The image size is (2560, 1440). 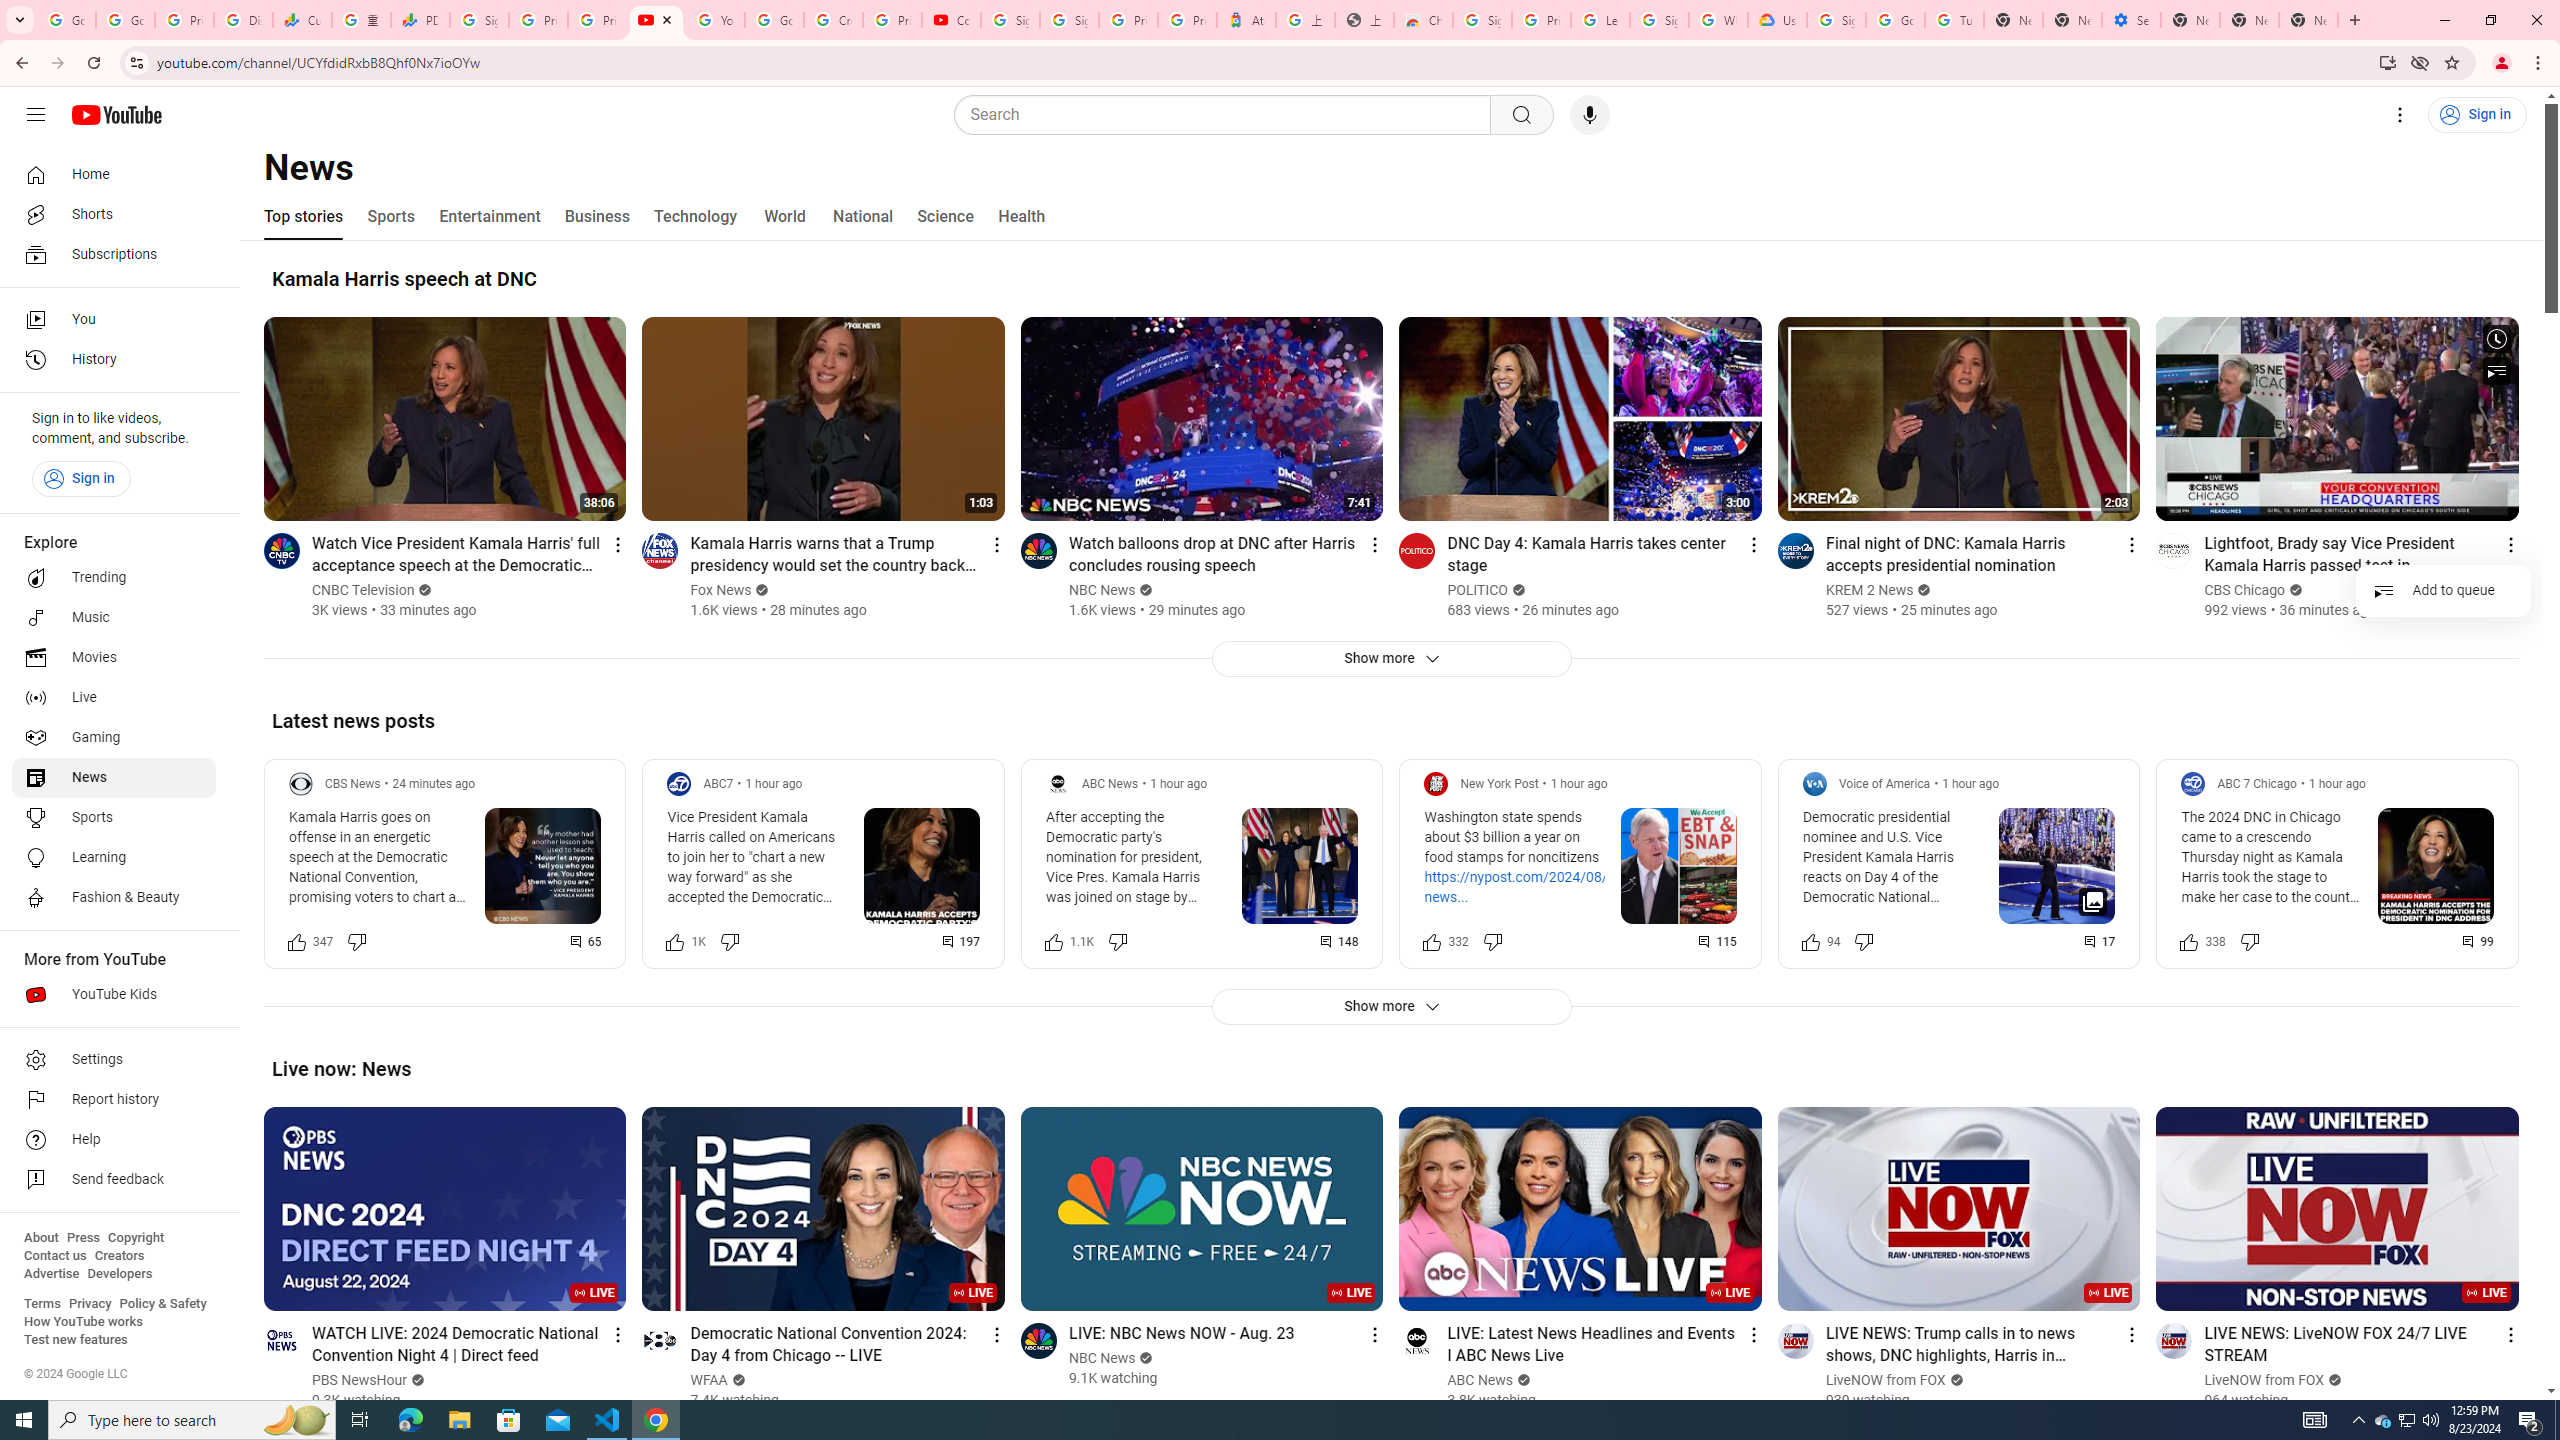 I want to click on 'Developers', so click(x=119, y=1272).